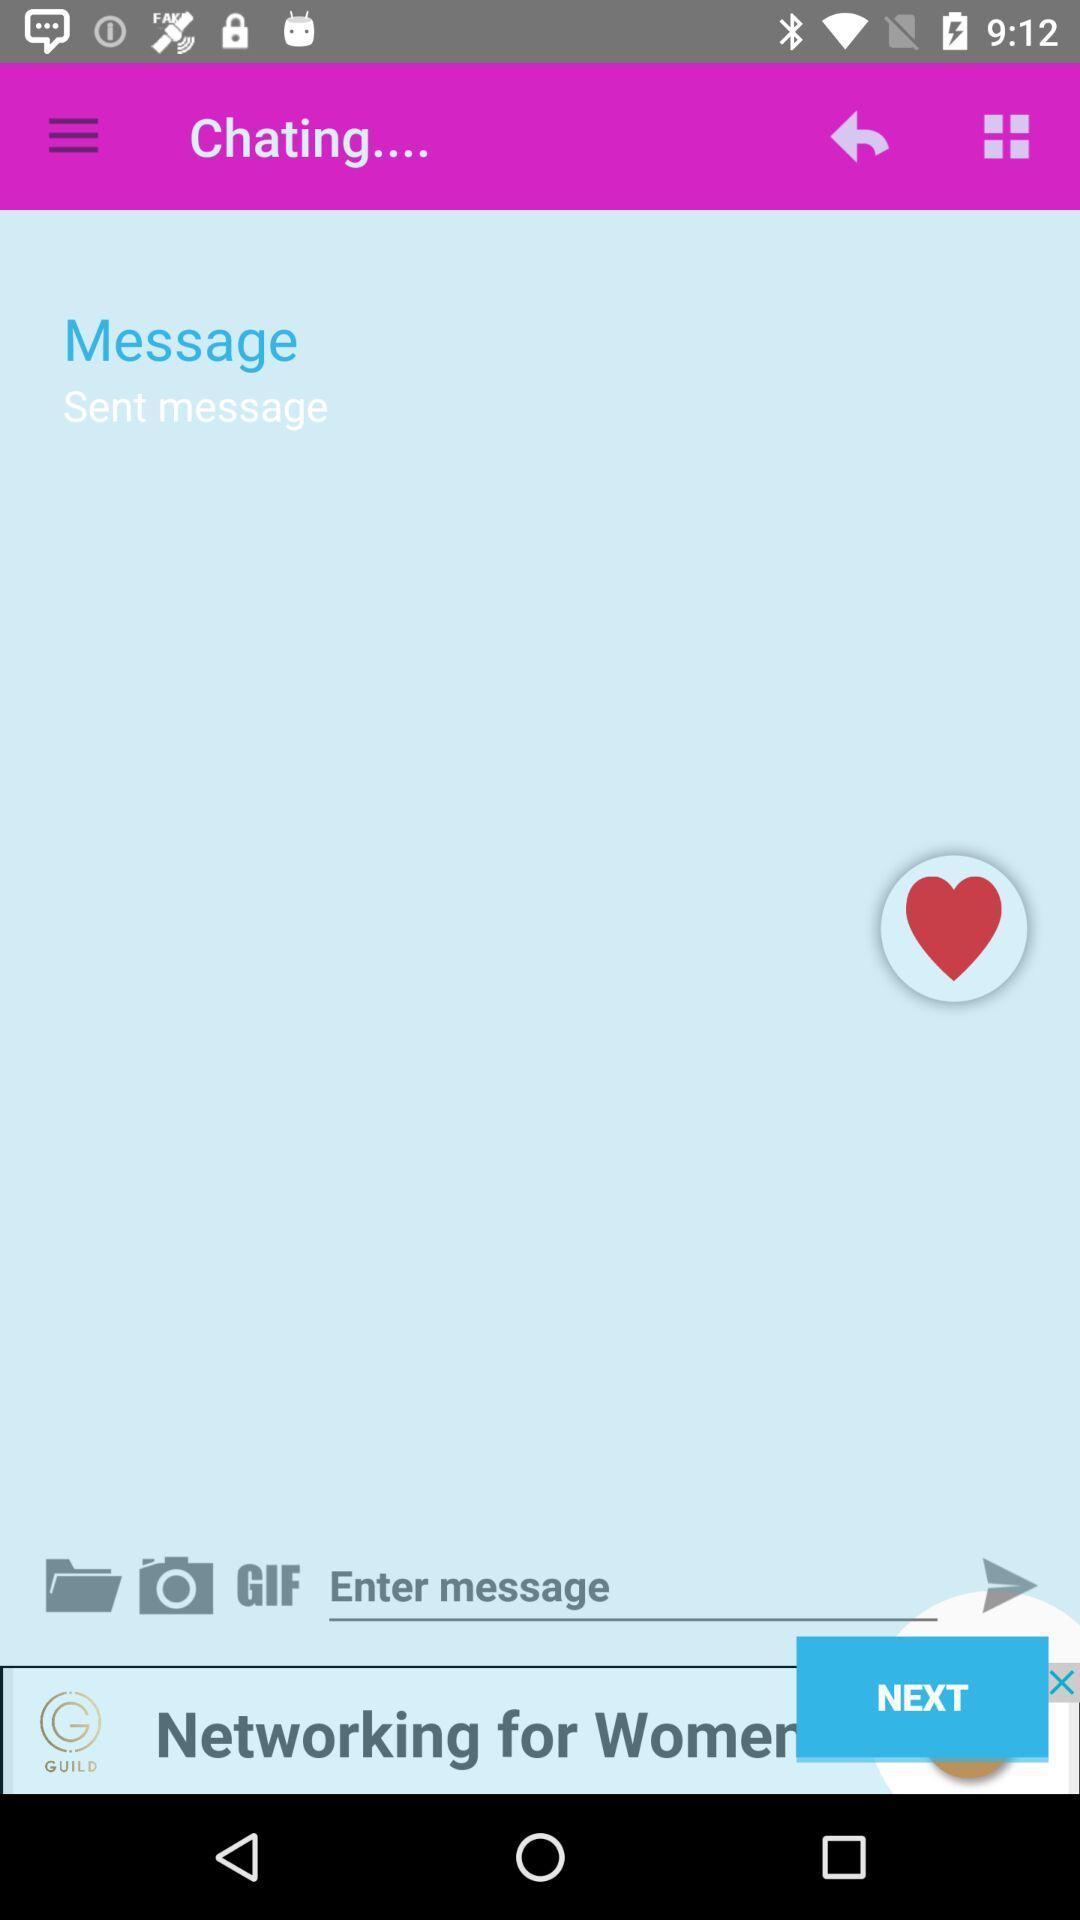 The width and height of the screenshot is (1080, 1920). Describe the element at coordinates (540, 1727) in the screenshot. I see `advertisement` at that location.